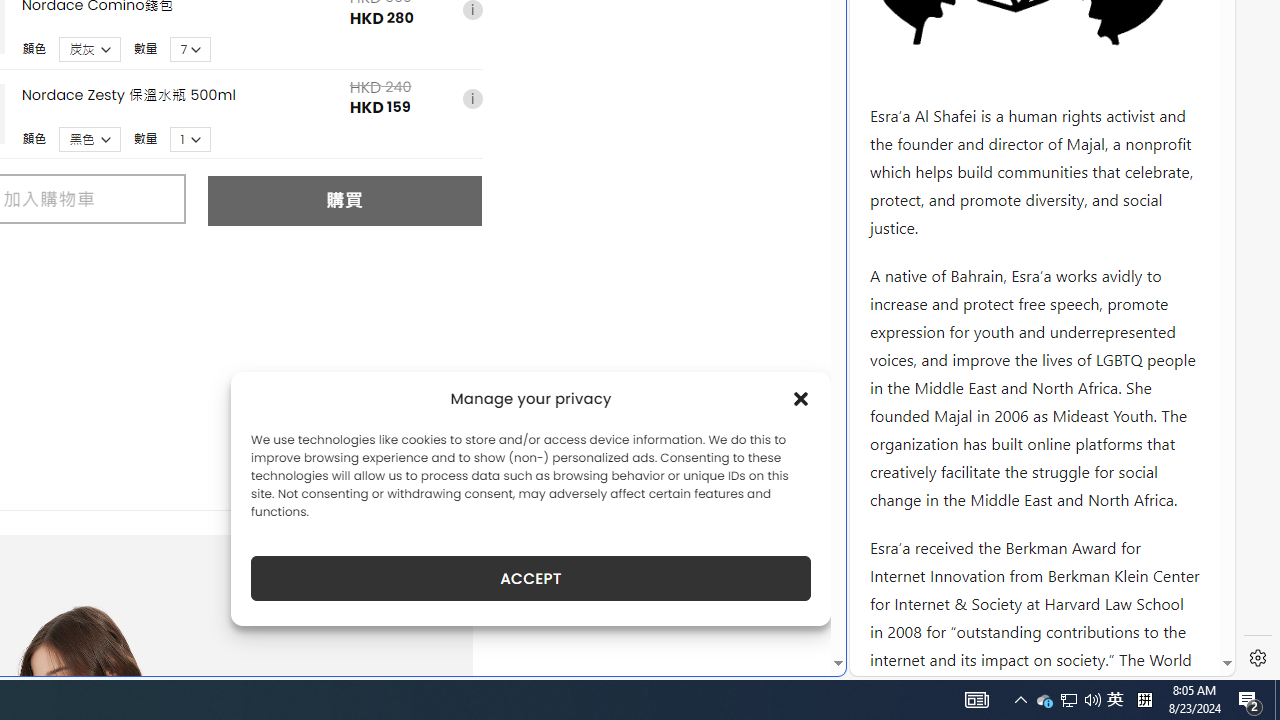 Image resolution: width=1280 pixels, height=720 pixels. I want to click on 'Class: upsell-v2-product-upsell-variable-product-qty-select', so click(191, 138).